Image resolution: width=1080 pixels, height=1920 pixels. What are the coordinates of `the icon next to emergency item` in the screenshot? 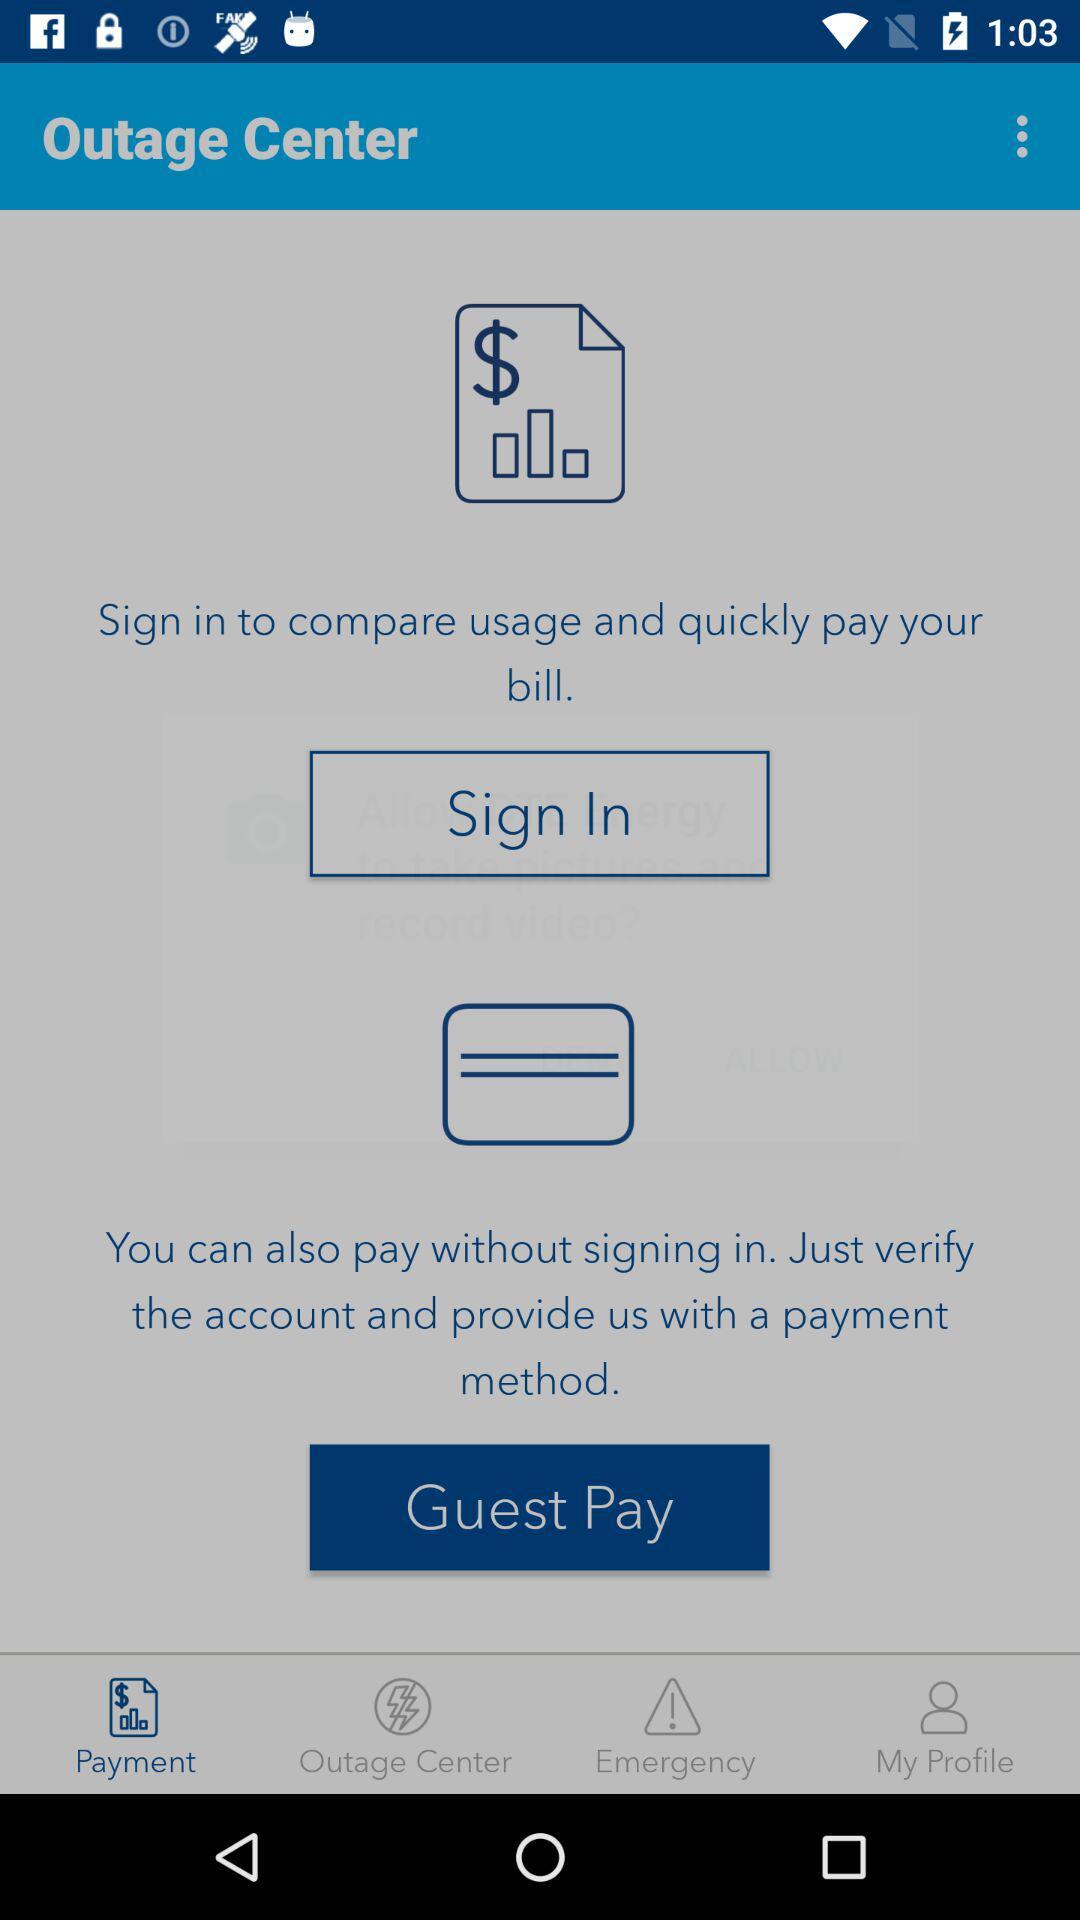 It's located at (945, 1723).